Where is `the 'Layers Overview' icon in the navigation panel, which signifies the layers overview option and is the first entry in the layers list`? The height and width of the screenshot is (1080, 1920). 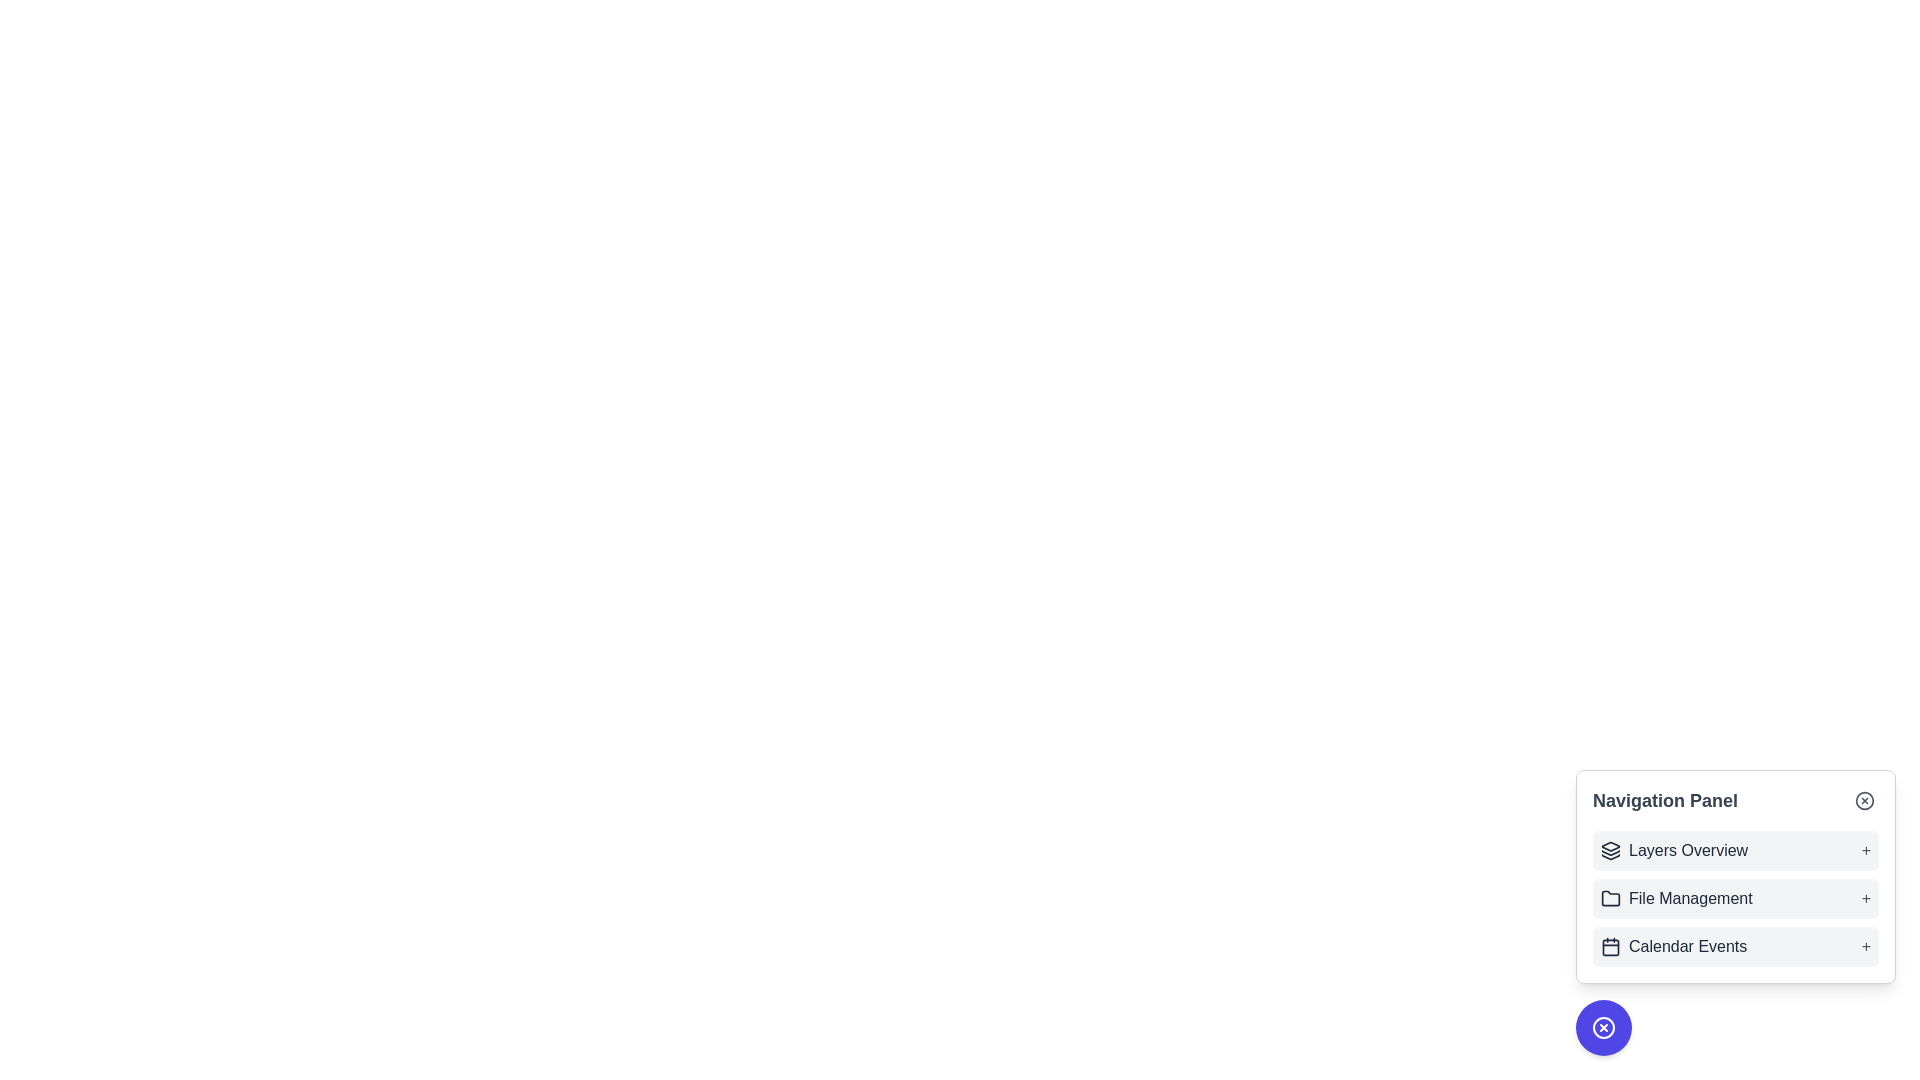
the 'Layers Overview' icon in the navigation panel, which signifies the layers overview option and is the first entry in the layers list is located at coordinates (1611, 855).